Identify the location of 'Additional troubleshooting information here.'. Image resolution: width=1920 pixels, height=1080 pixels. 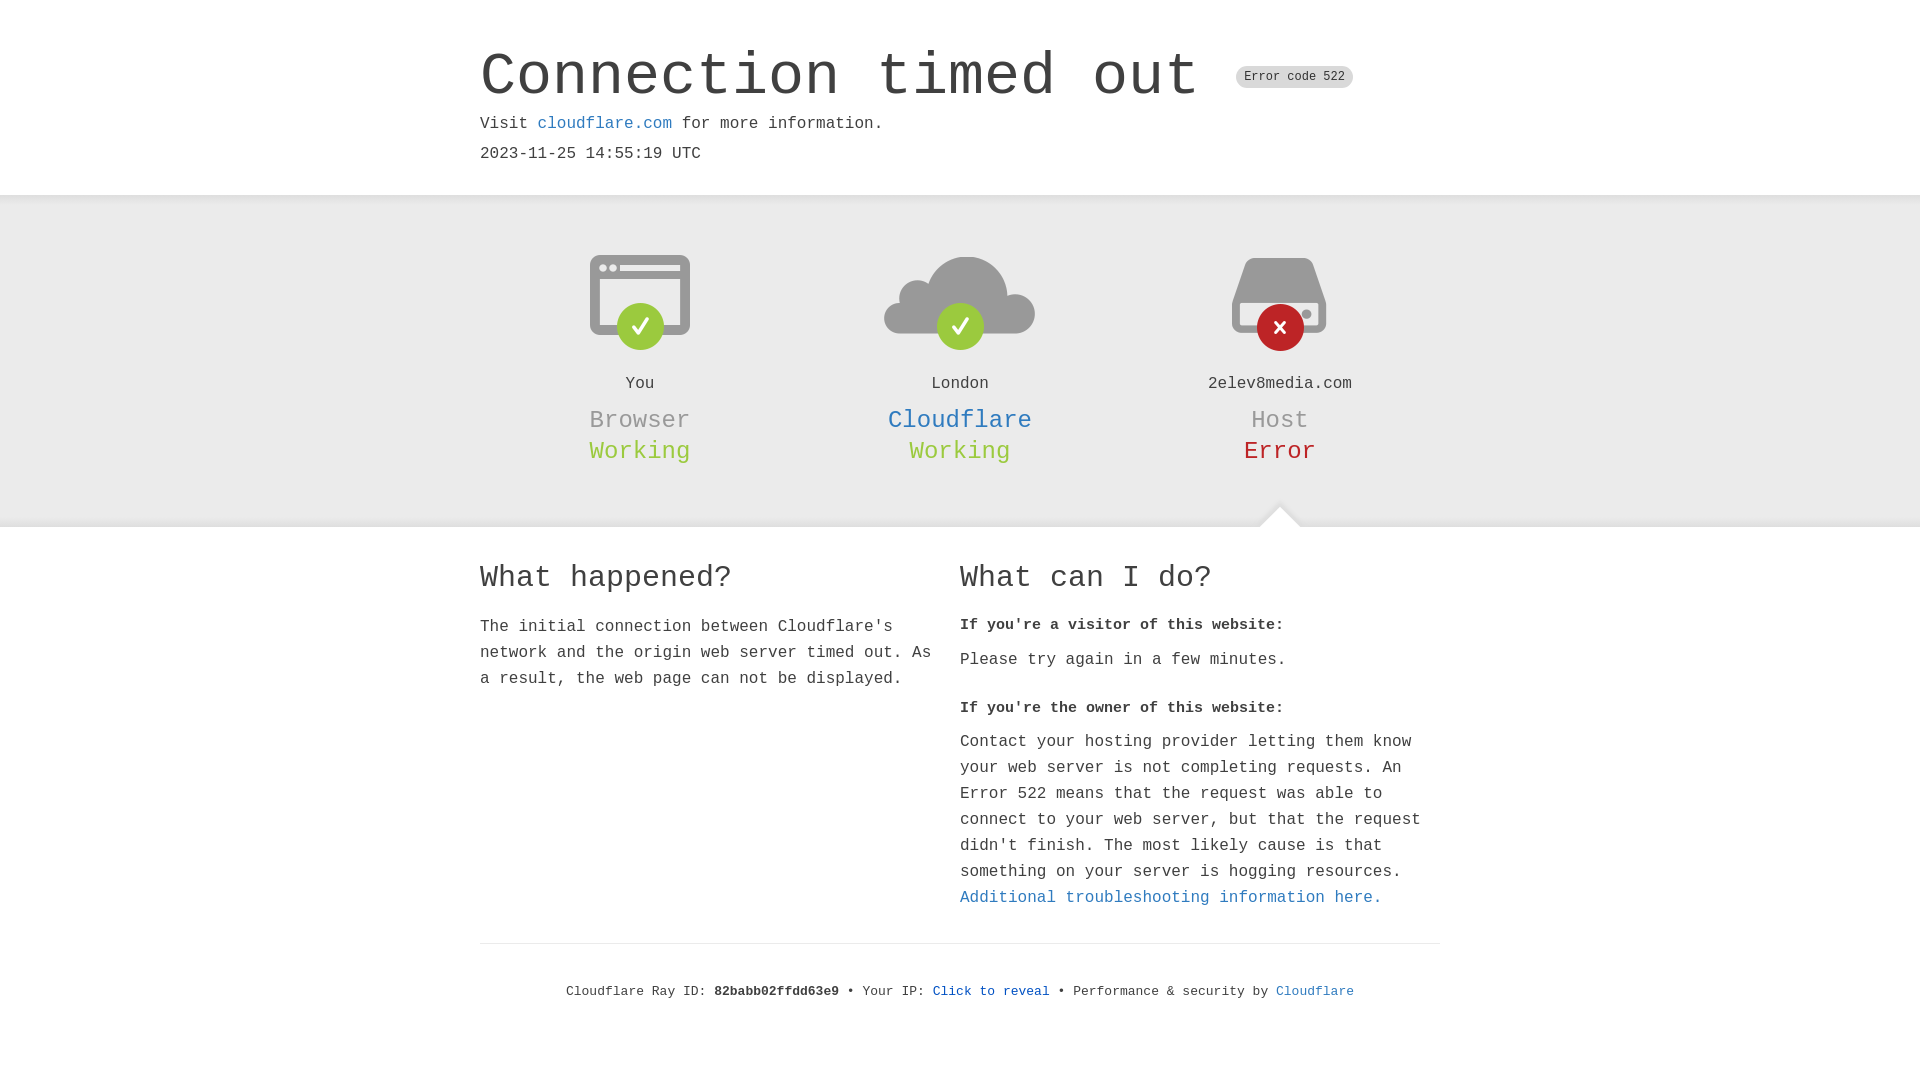
(1171, 897).